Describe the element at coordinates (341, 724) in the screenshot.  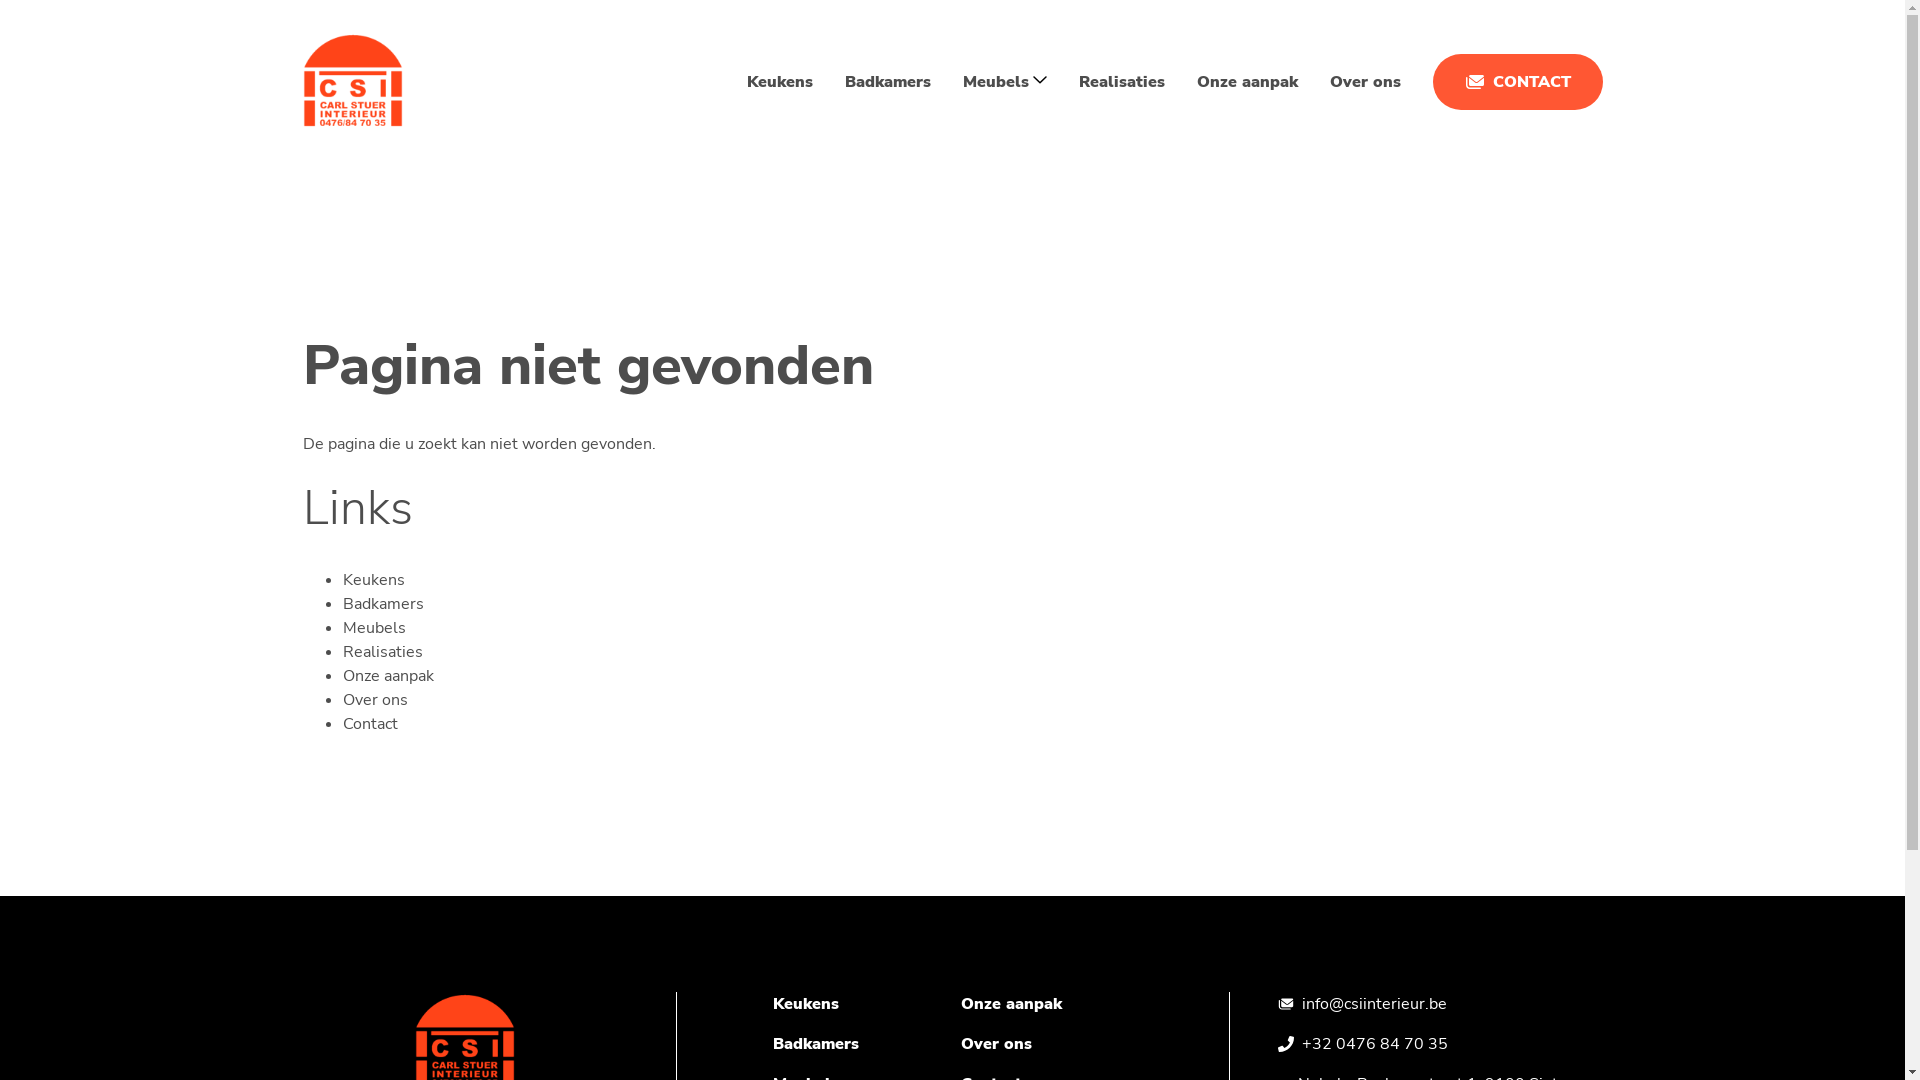
I see `'Contact'` at that location.